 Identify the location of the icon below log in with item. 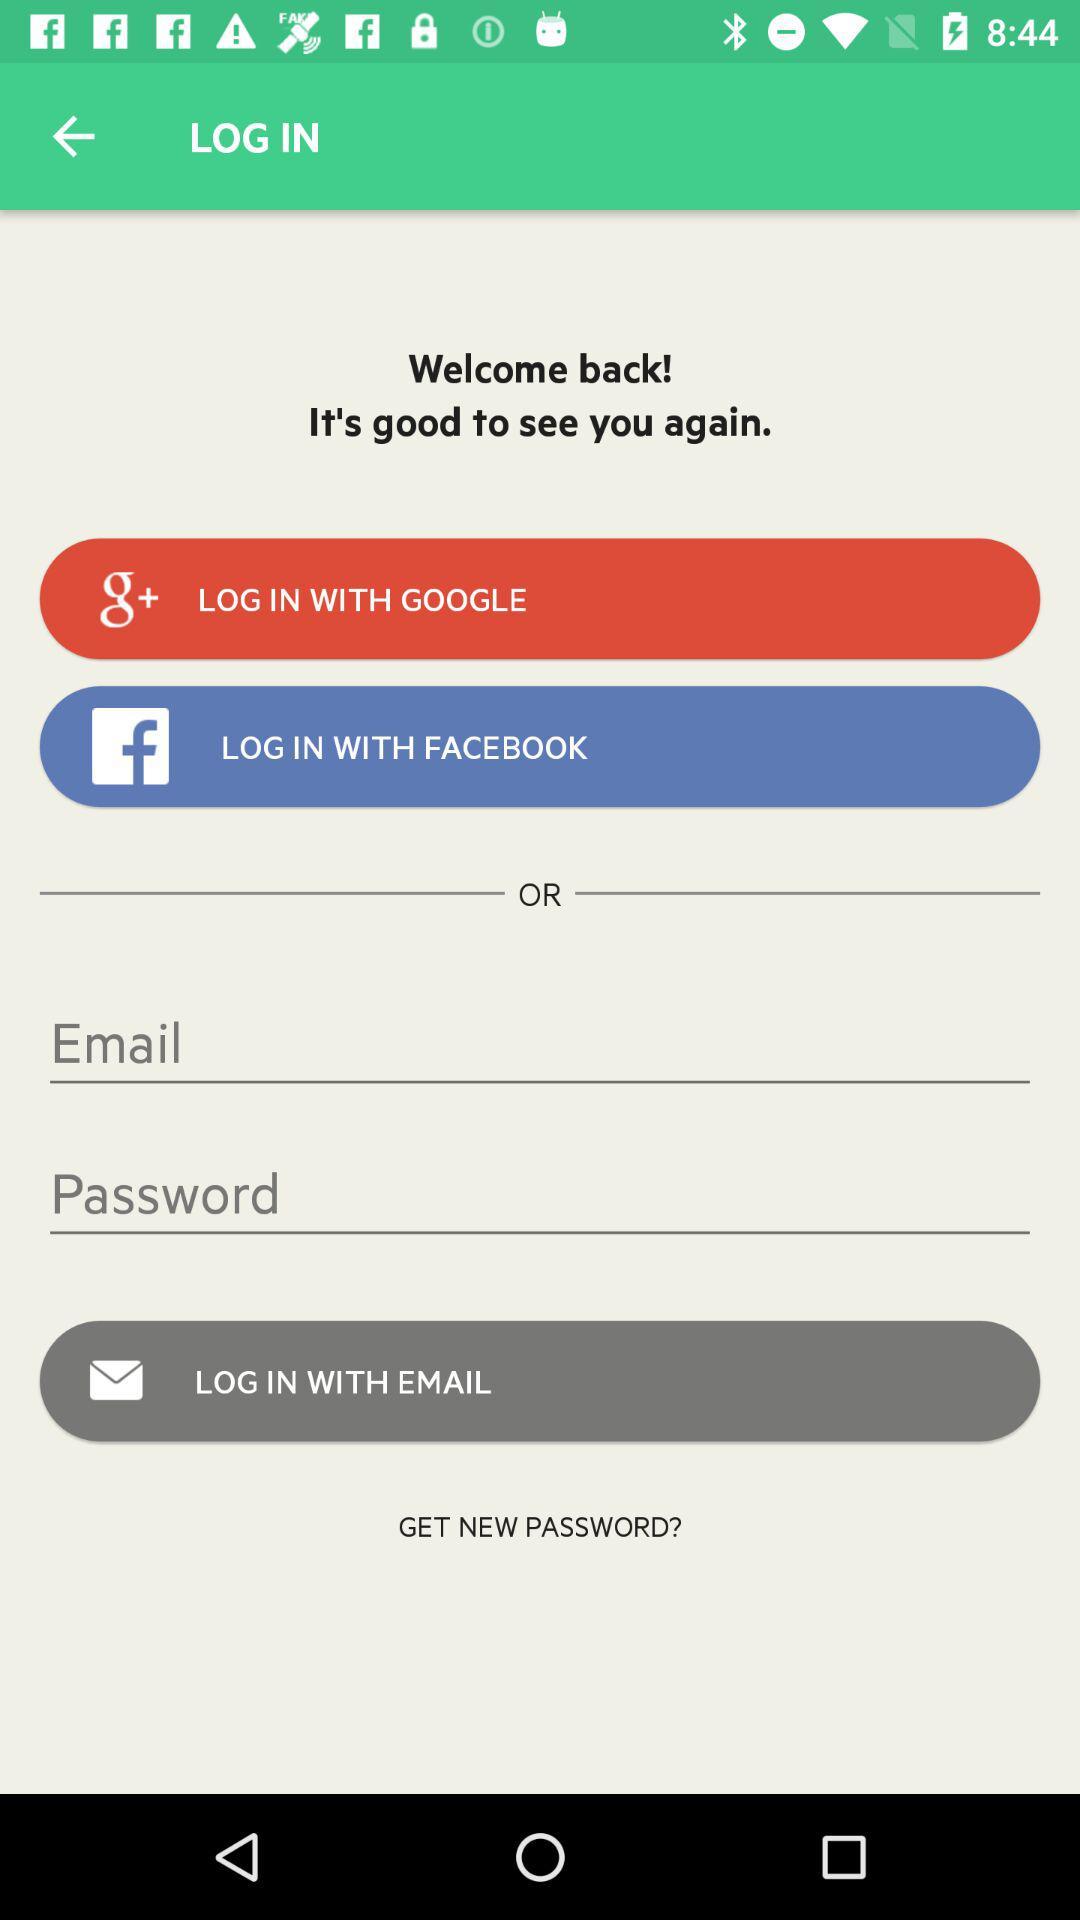
(540, 1524).